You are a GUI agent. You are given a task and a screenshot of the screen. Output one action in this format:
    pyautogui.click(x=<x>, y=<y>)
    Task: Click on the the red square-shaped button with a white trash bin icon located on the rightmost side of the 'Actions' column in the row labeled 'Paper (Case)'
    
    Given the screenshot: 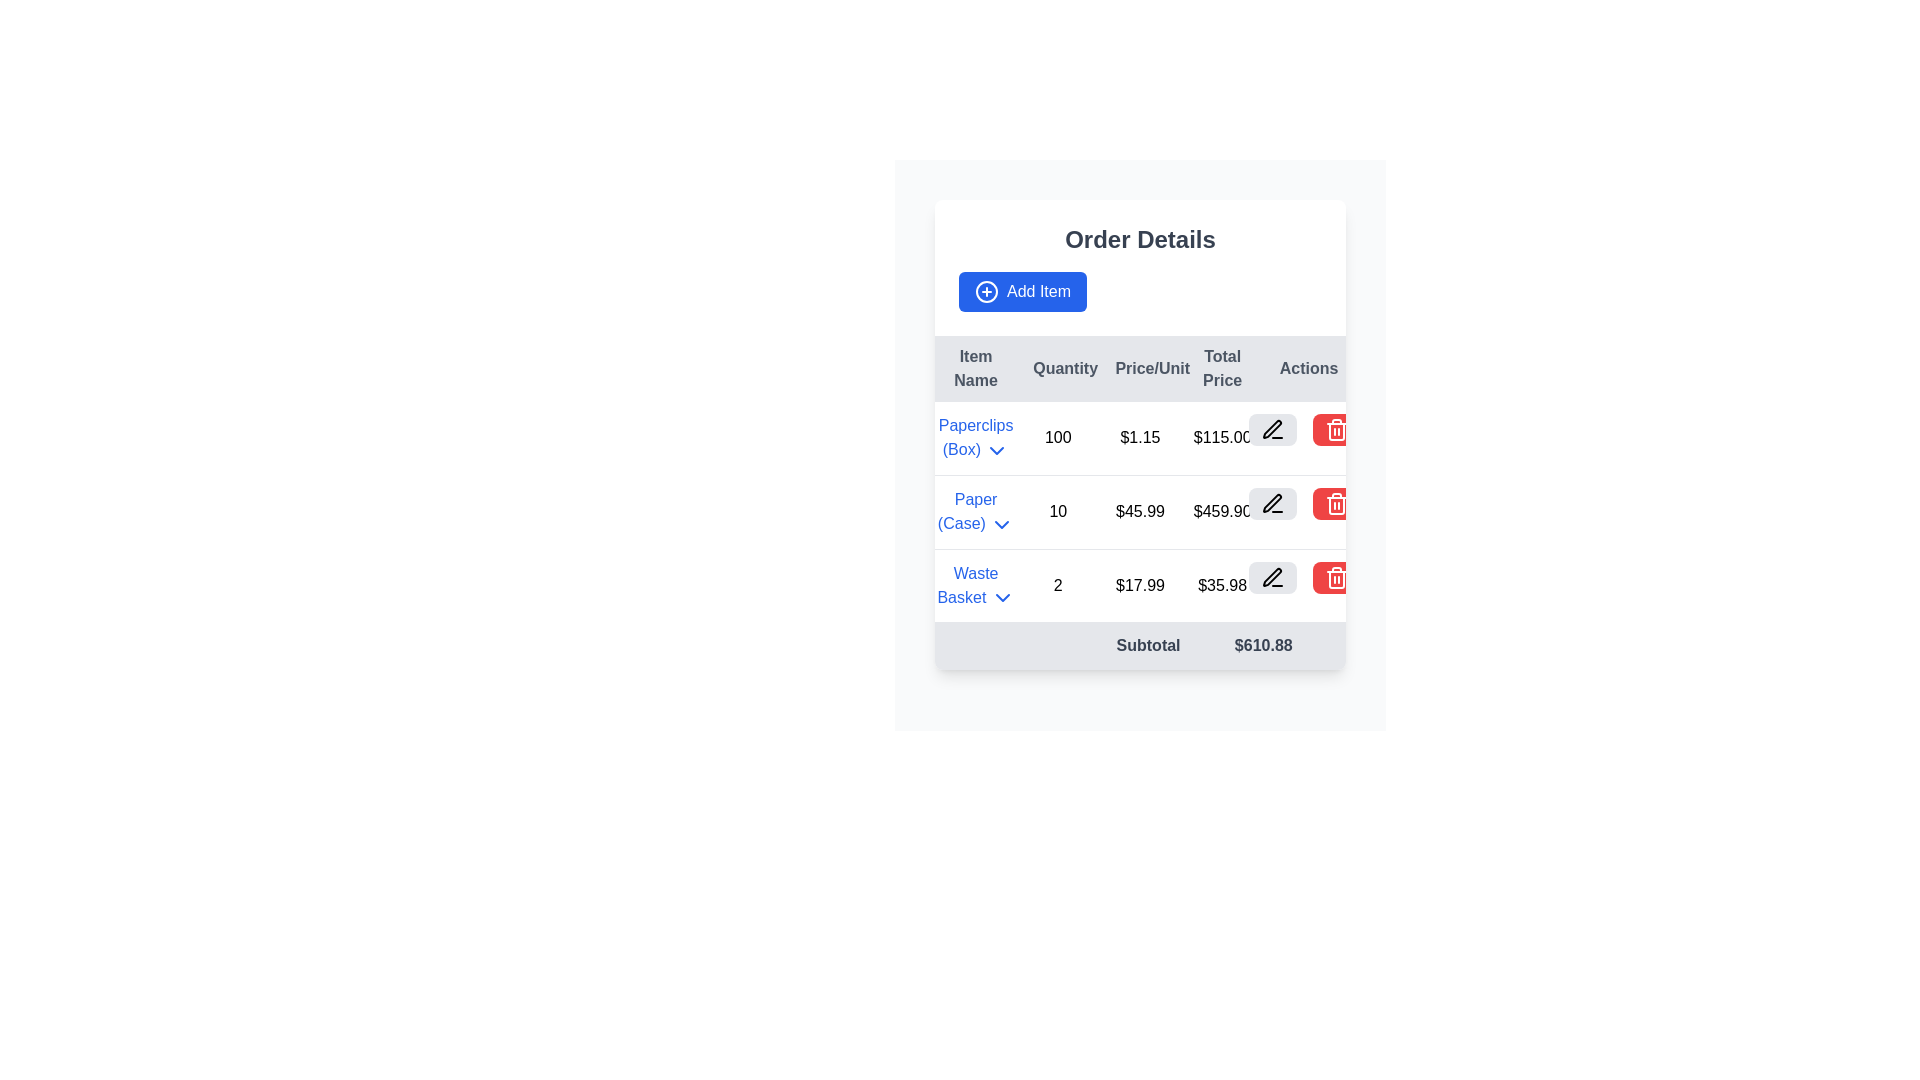 What is the action you would take?
    pyautogui.click(x=1336, y=502)
    